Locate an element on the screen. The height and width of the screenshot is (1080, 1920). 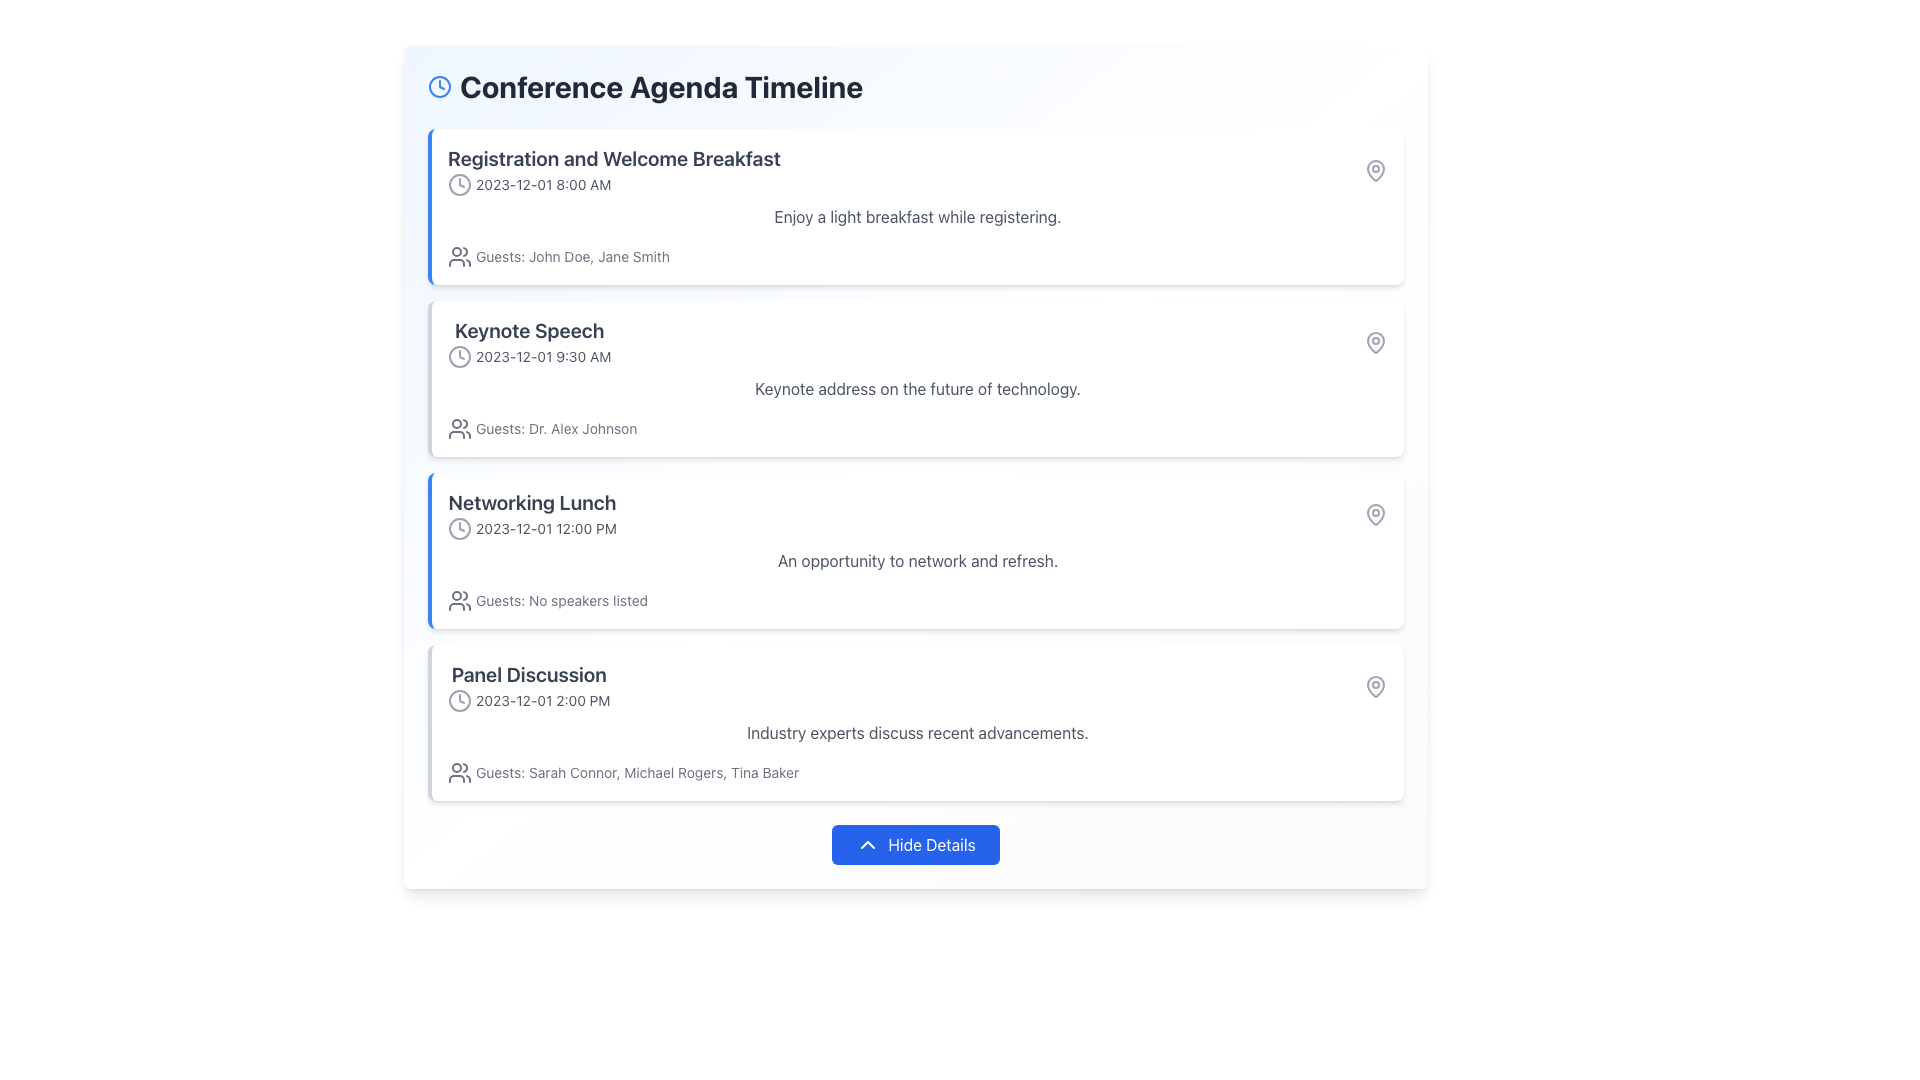
the Text Label that provides context about the 'Networking Lunch' event, located below the event title and above the 'Guests: No speakers listed' text is located at coordinates (916, 560).